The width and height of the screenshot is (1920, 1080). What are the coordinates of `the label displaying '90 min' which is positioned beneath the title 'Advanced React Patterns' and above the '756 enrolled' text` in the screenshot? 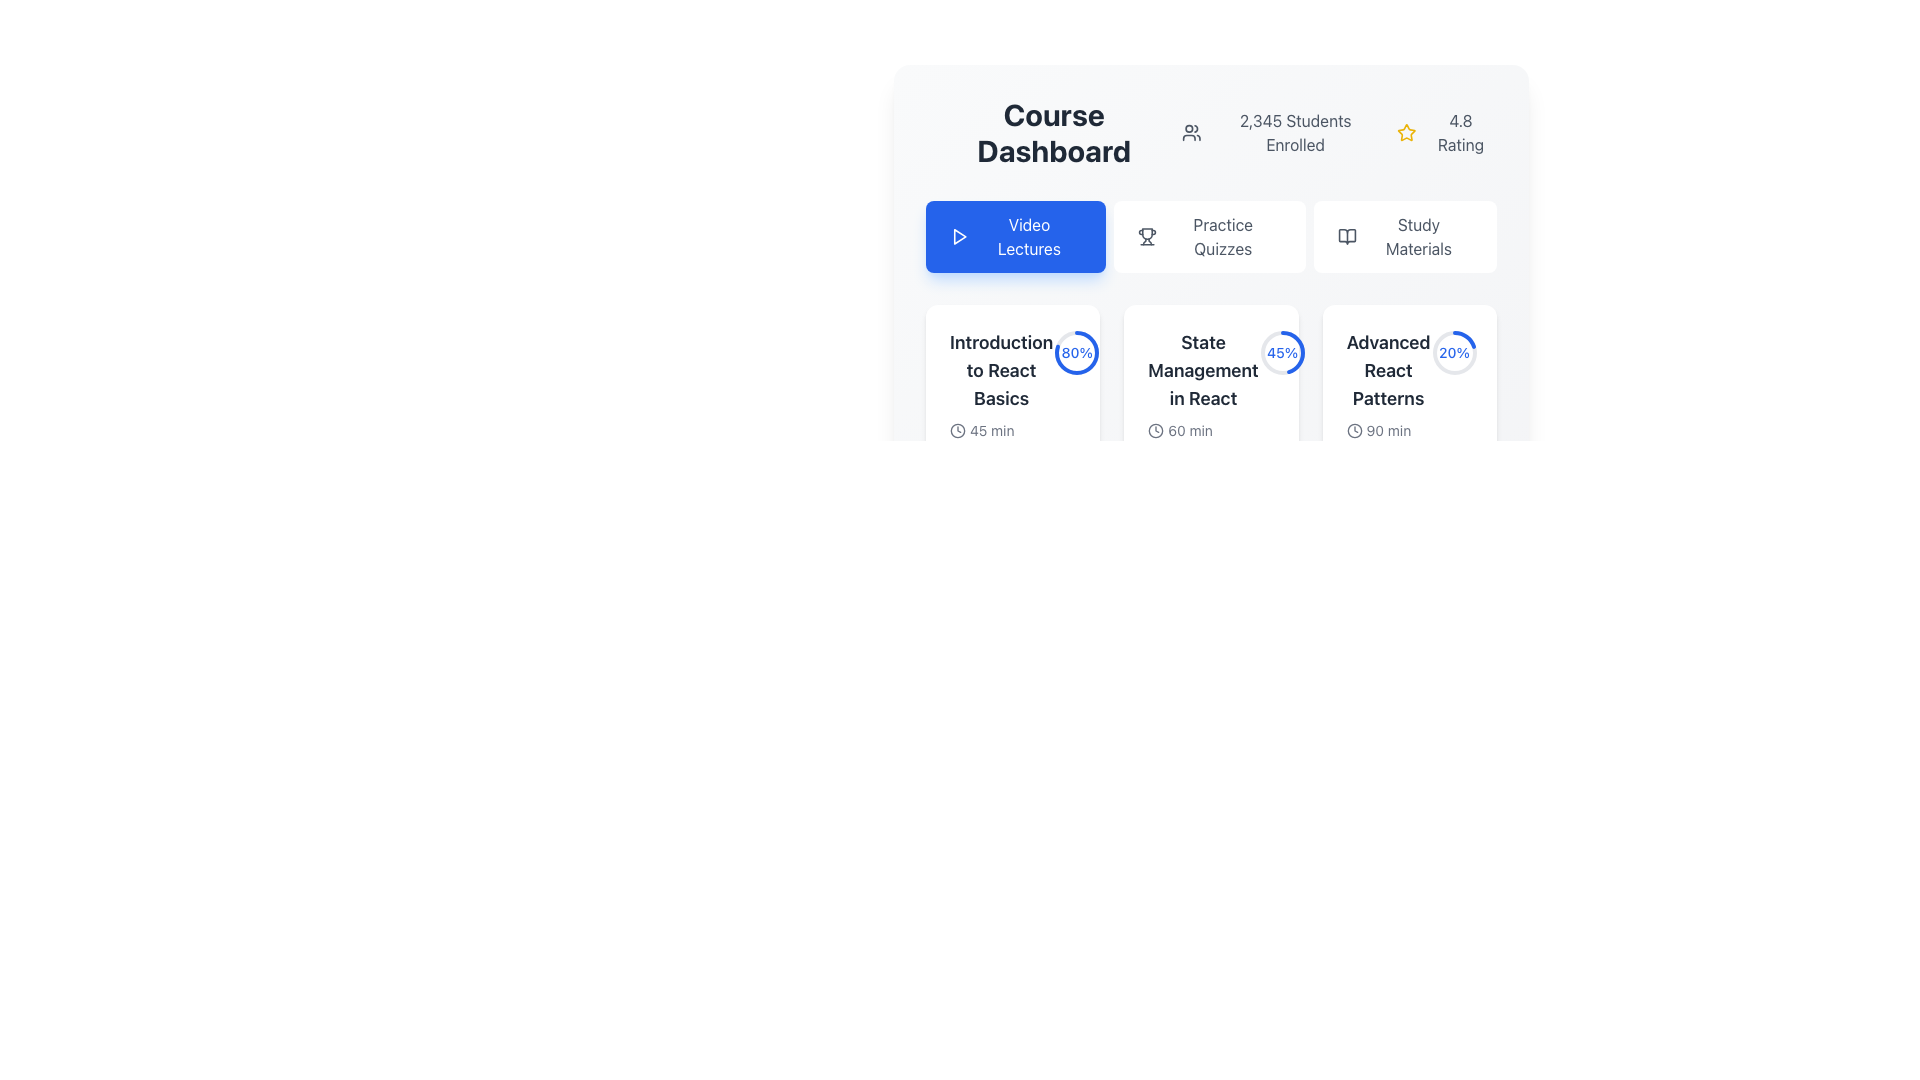 It's located at (1387, 430).